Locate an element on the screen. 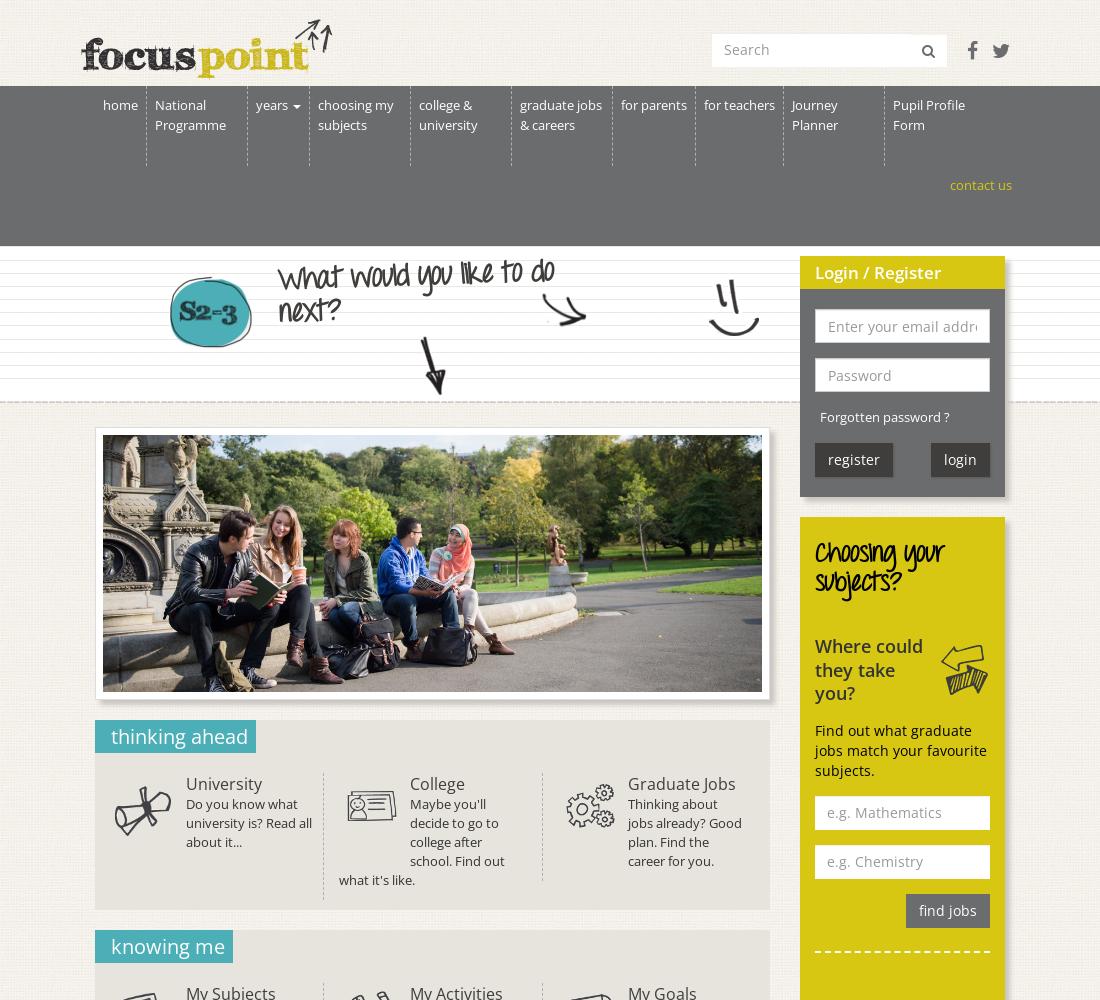  'Find out what graduate jobs match your favourite subjects.' is located at coordinates (901, 748).